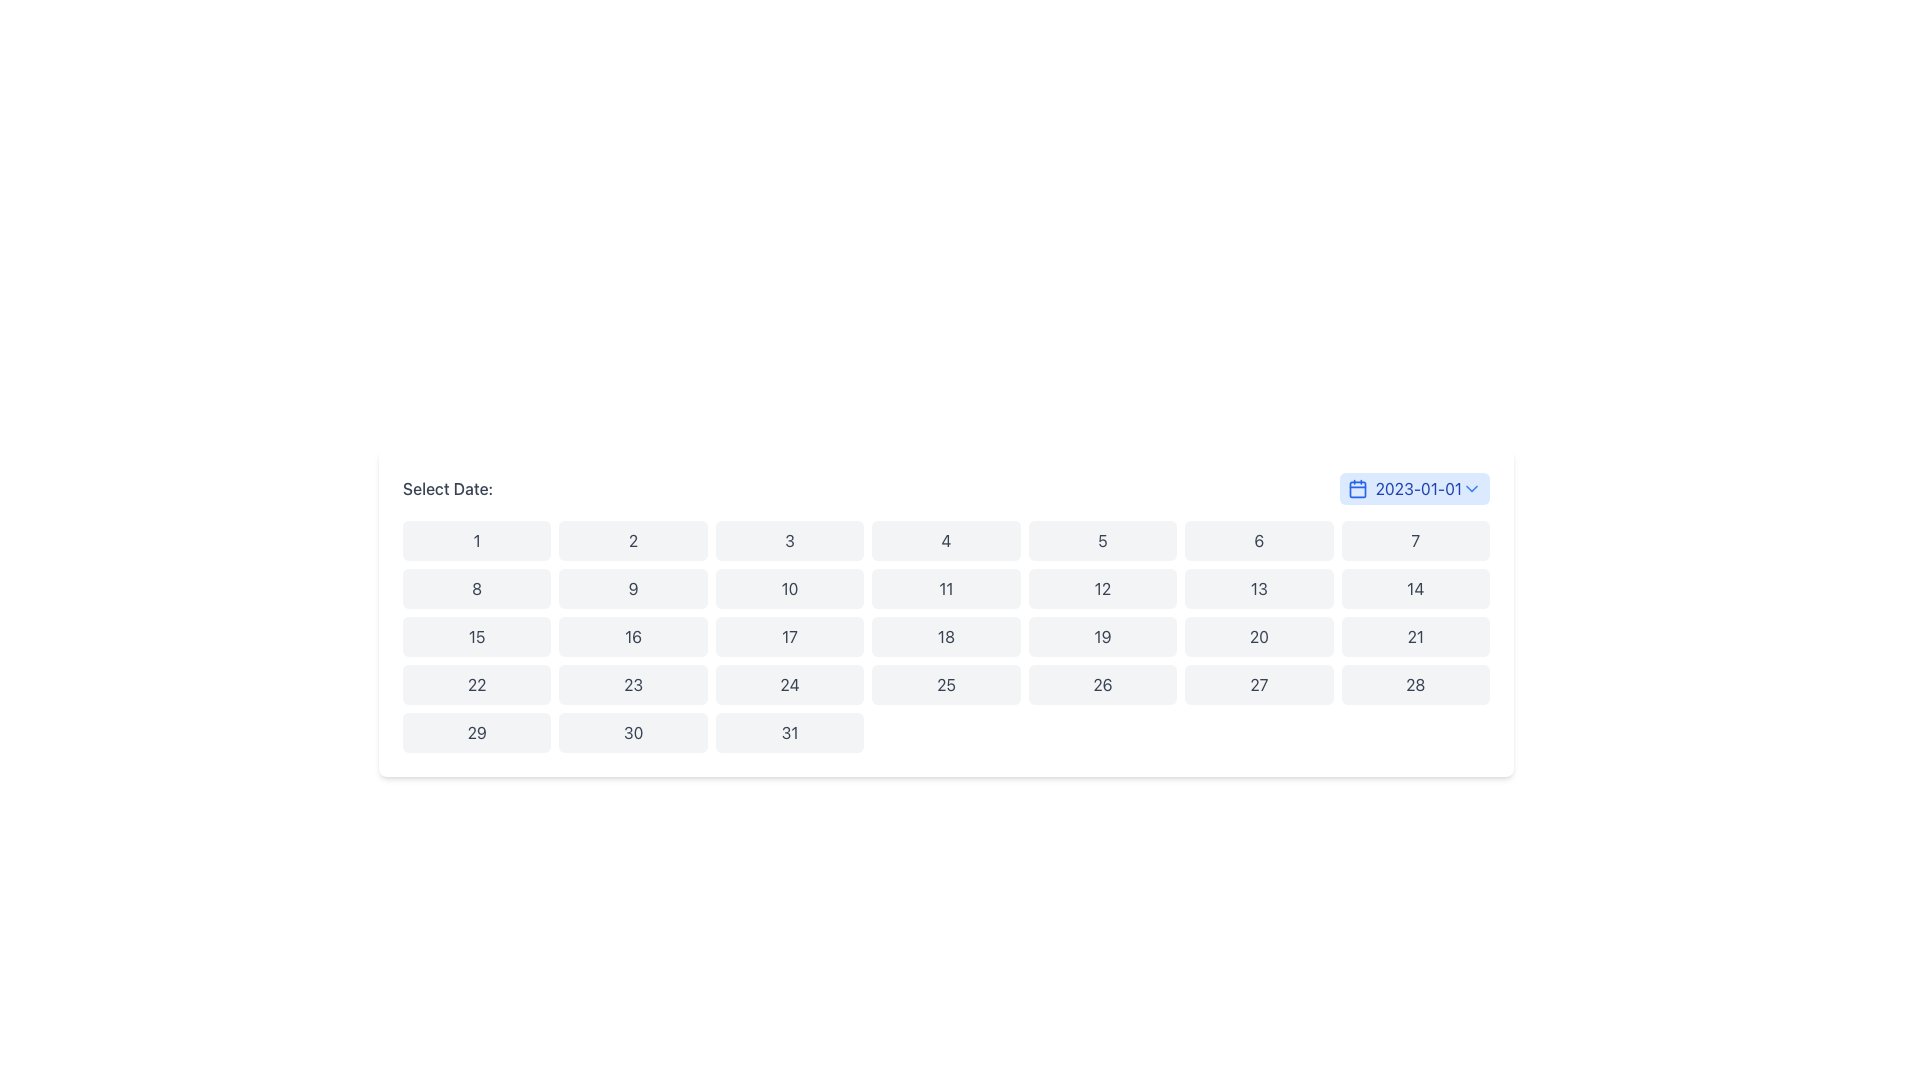  What do you see at coordinates (789, 684) in the screenshot?
I see `the button displaying '24' in a bold, dark gray font, which is part of a calendar grid layout and changes to a light blue background when hovered` at bounding box center [789, 684].